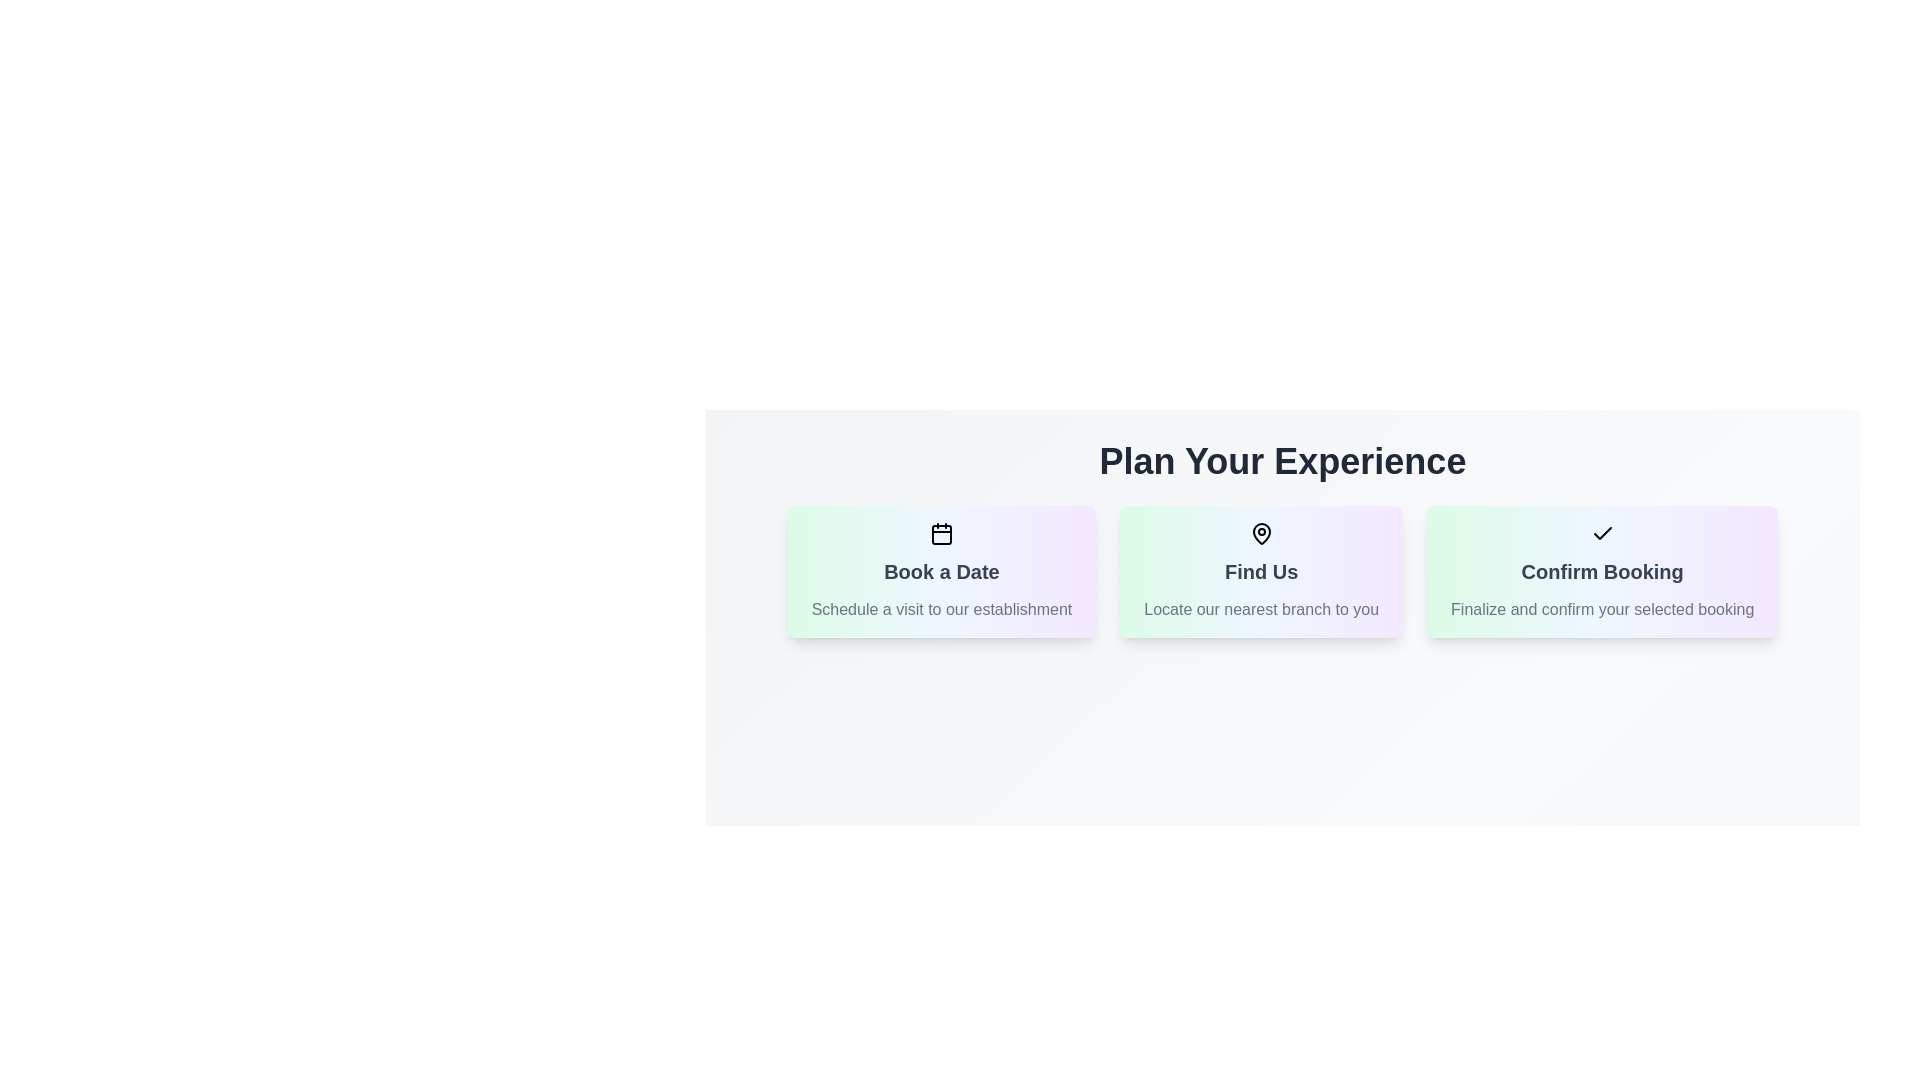  What do you see at coordinates (1260, 532) in the screenshot?
I see `the location pin icon, which is visually distinct with its pin-like geometry, located above the text 'Find Us' in the second card labeled 'Find Us'` at bounding box center [1260, 532].